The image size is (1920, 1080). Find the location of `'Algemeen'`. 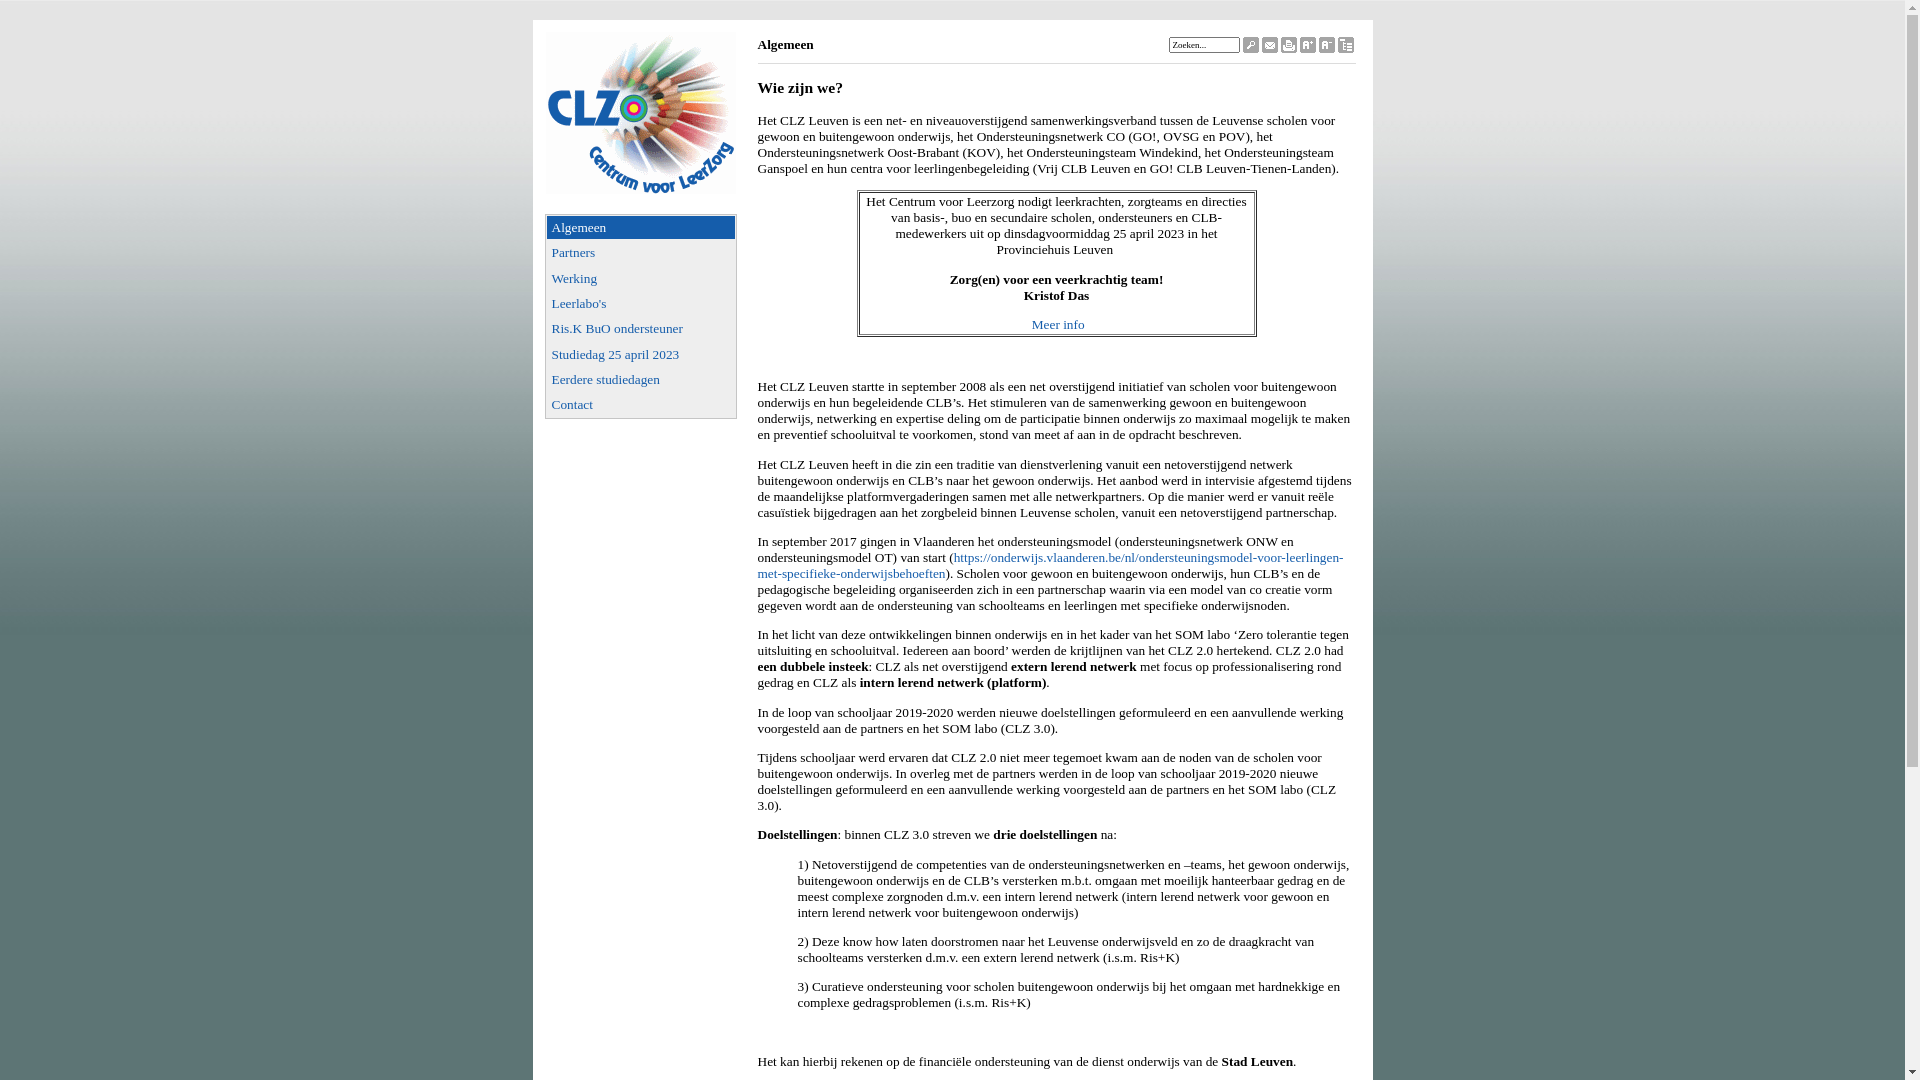

'Algemeen' is located at coordinates (641, 226).